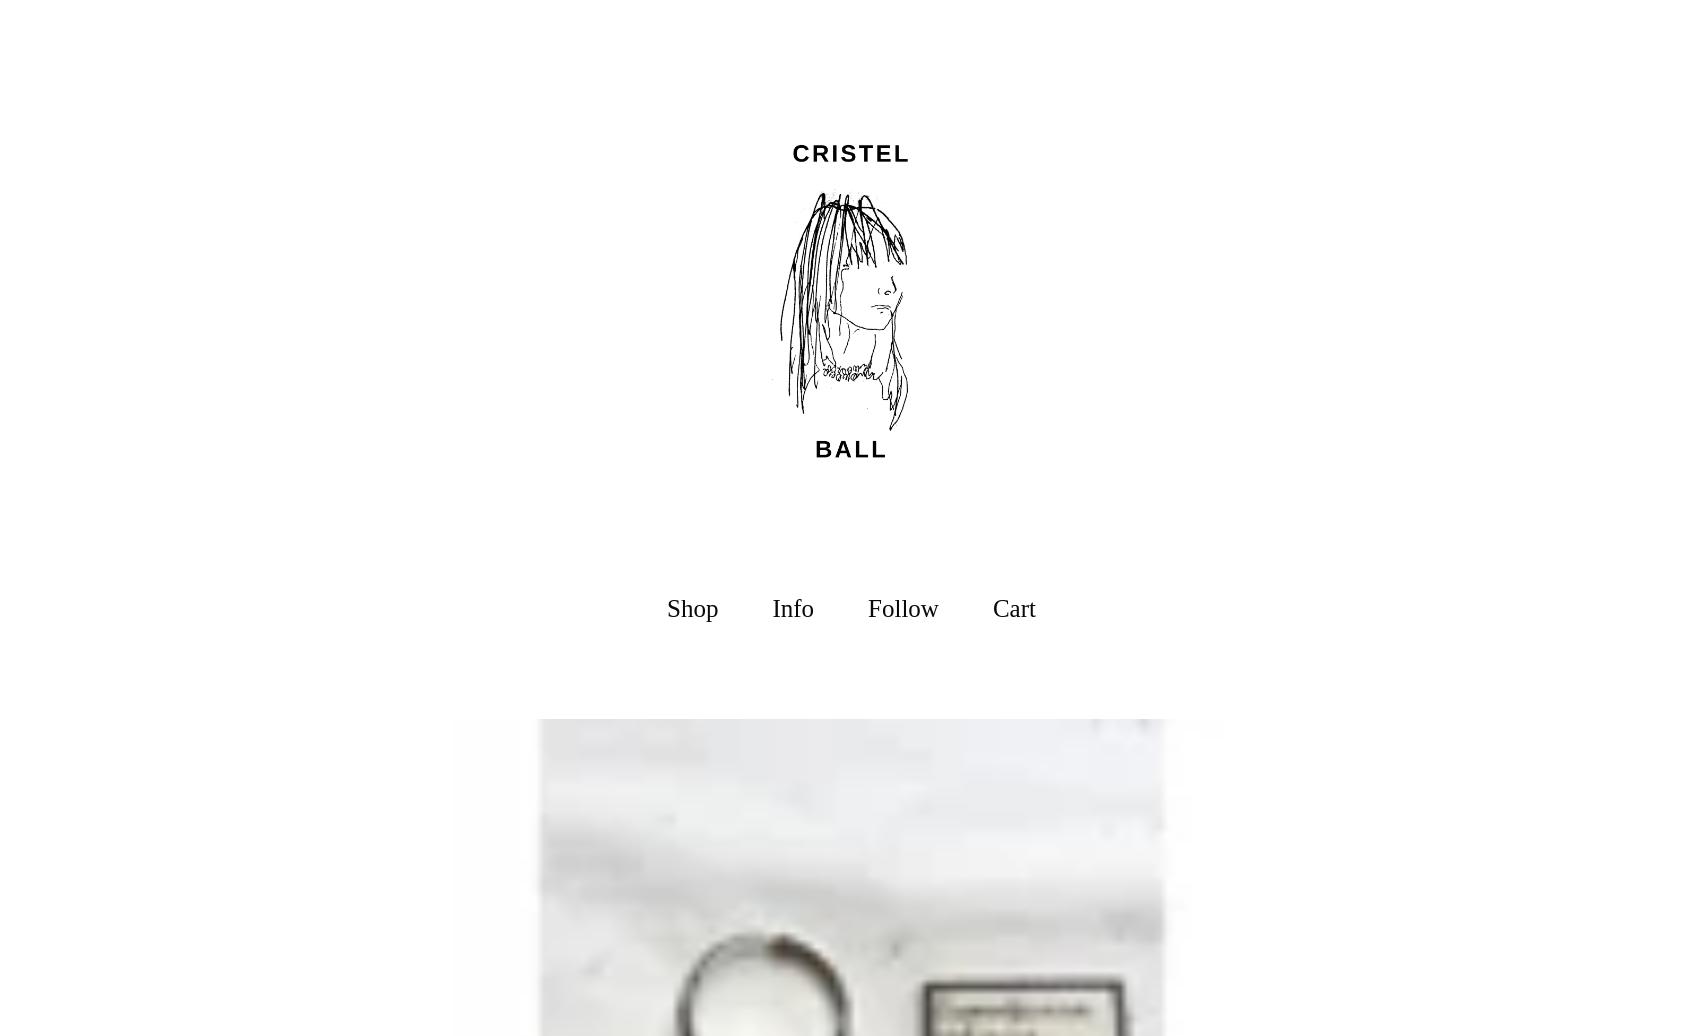 Image resolution: width=1703 pixels, height=1036 pixels. I want to click on 'Necklaces', so click(691, 695).